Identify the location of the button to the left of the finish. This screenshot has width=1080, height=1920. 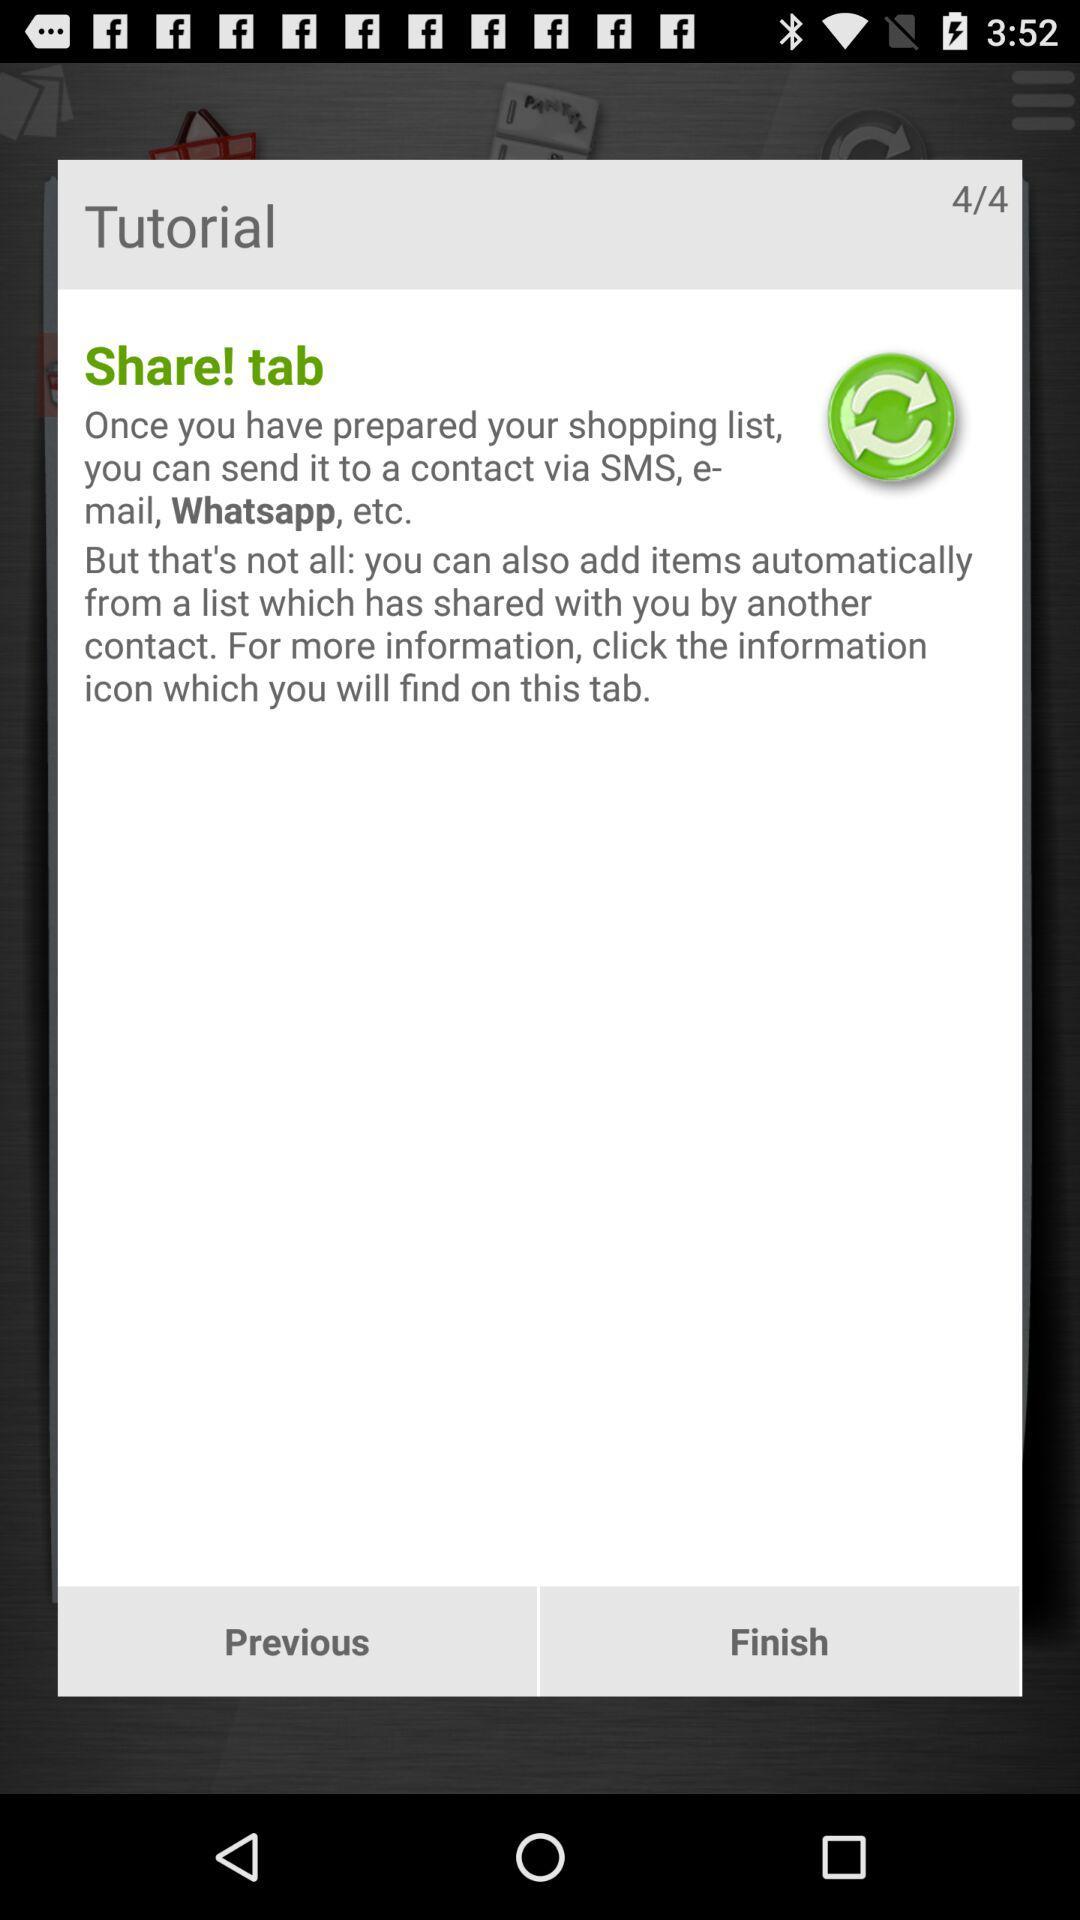
(297, 1641).